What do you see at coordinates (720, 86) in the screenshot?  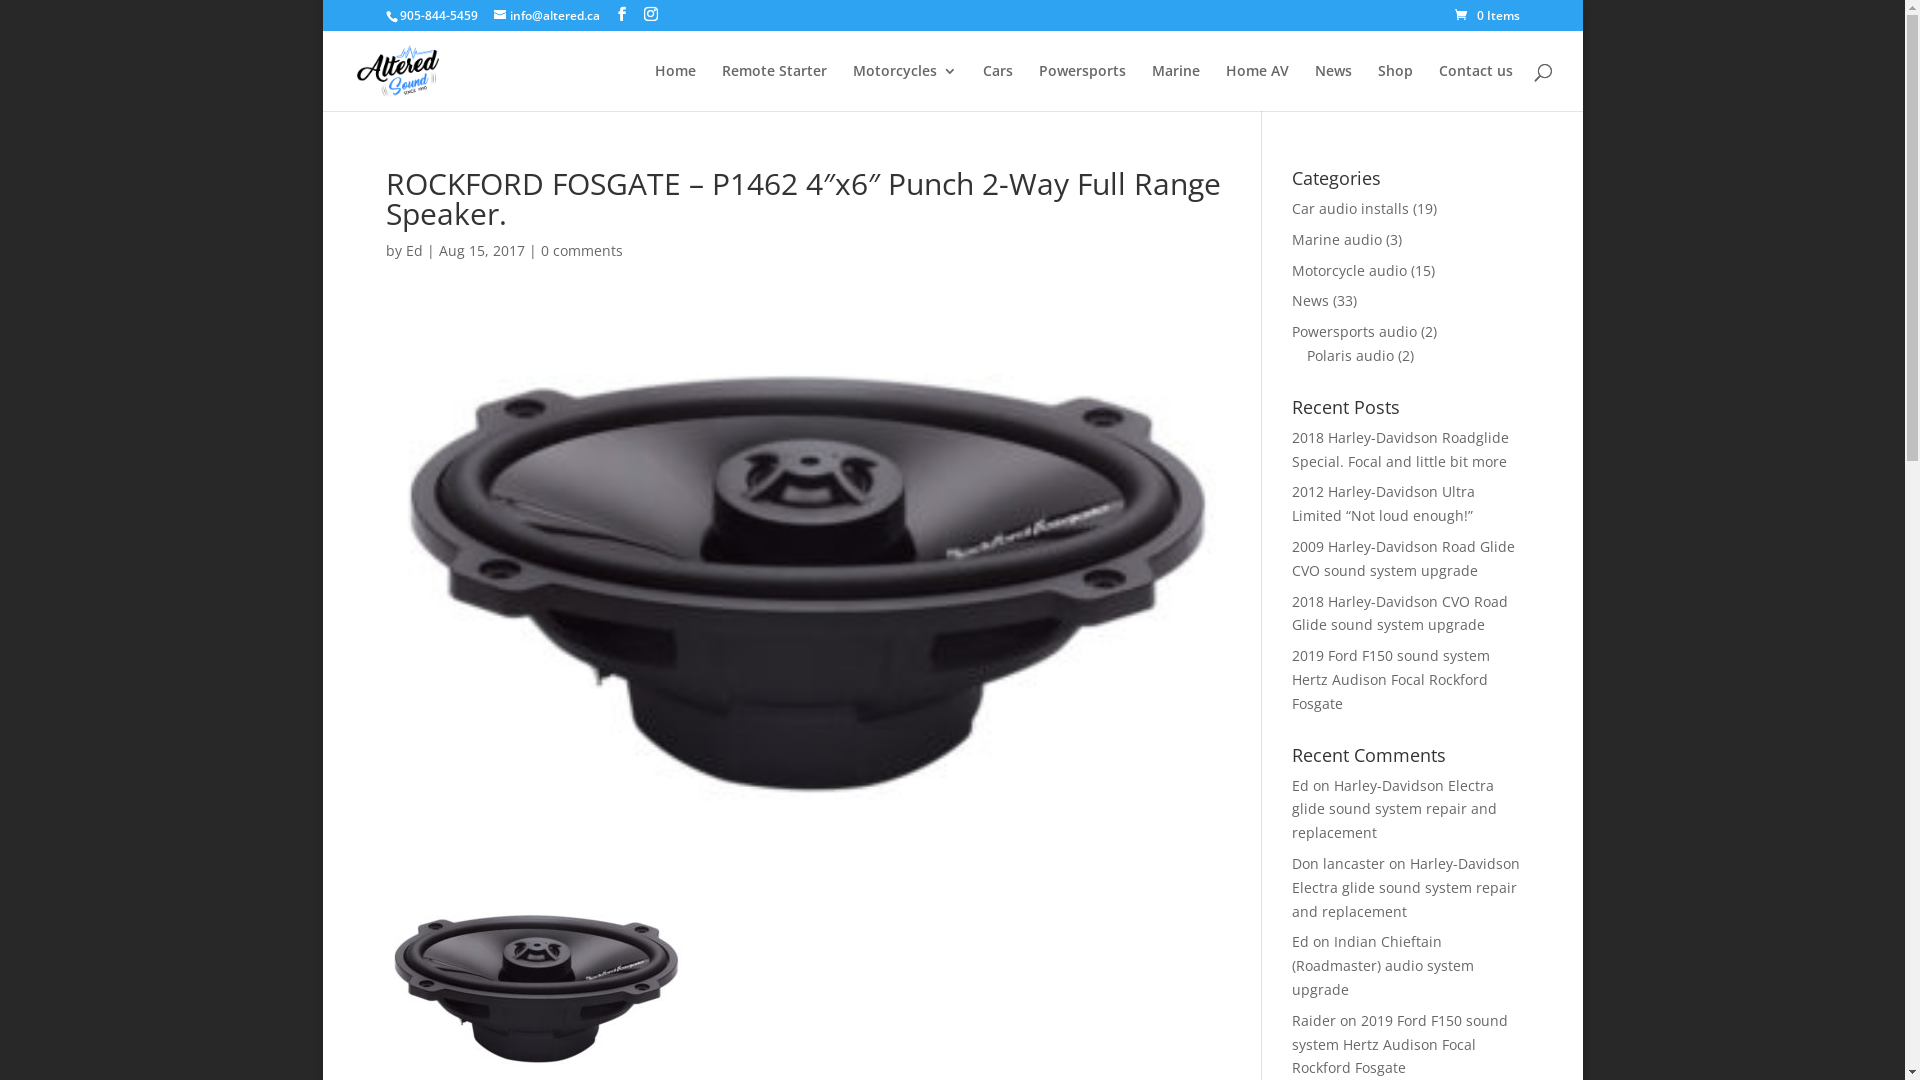 I see `'Remote Starter'` at bounding box center [720, 86].